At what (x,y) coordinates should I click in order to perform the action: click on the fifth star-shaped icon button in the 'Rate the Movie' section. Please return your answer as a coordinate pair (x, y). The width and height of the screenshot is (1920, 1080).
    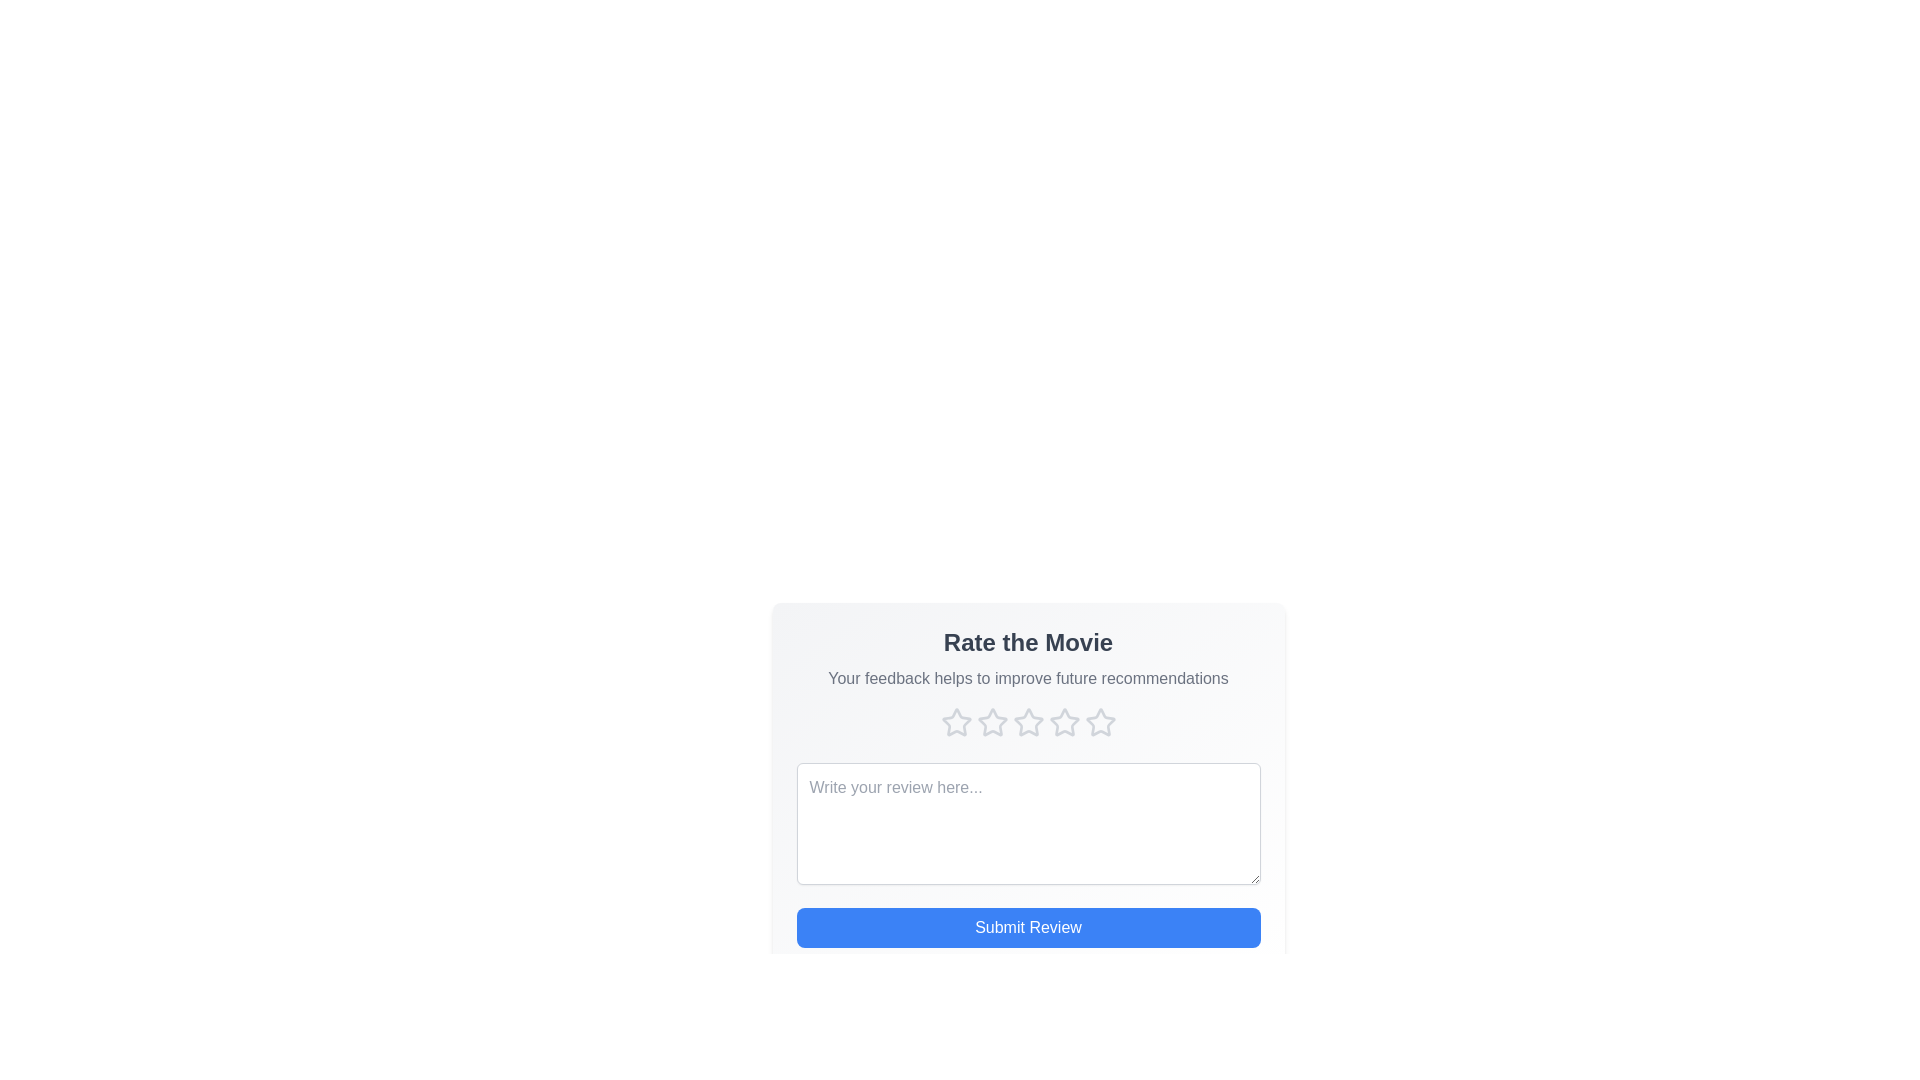
    Looking at the image, I should click on (1099, 722).